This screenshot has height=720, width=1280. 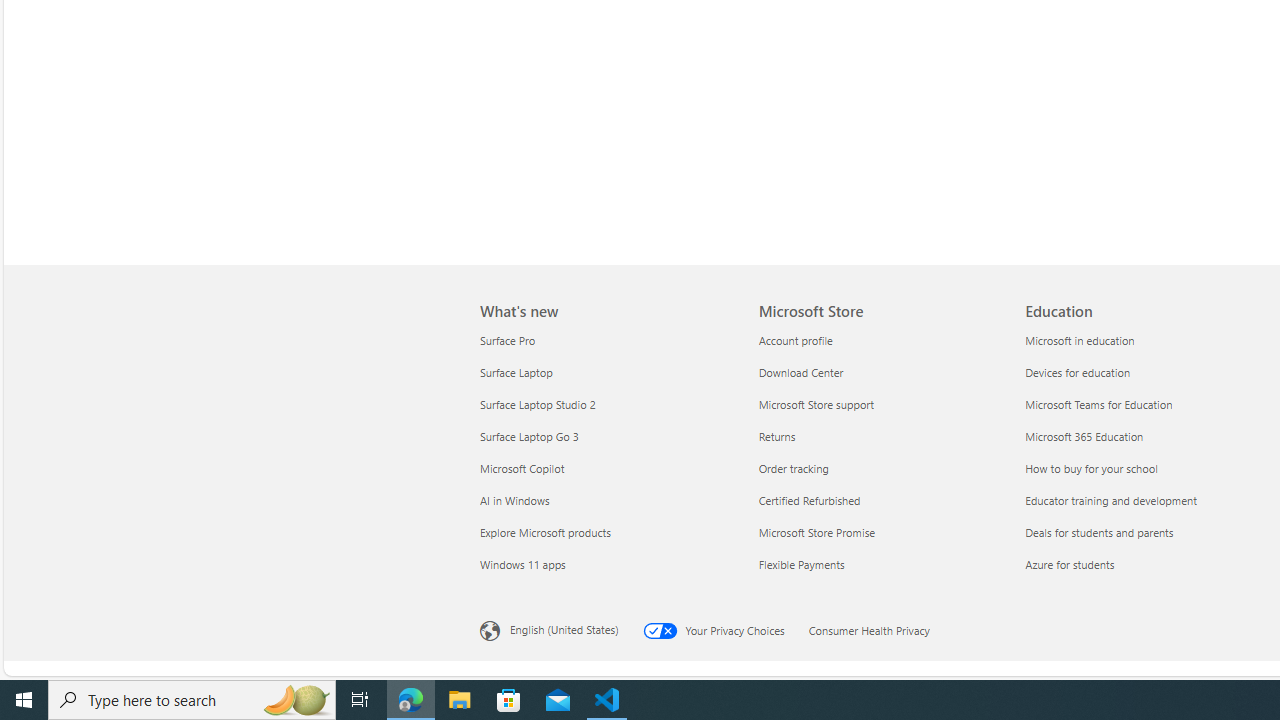 What do you see at coordinates (880, 531) in the screenshot?
I see `'Microsoft Store Promise'` at bounding box center [880, 531].